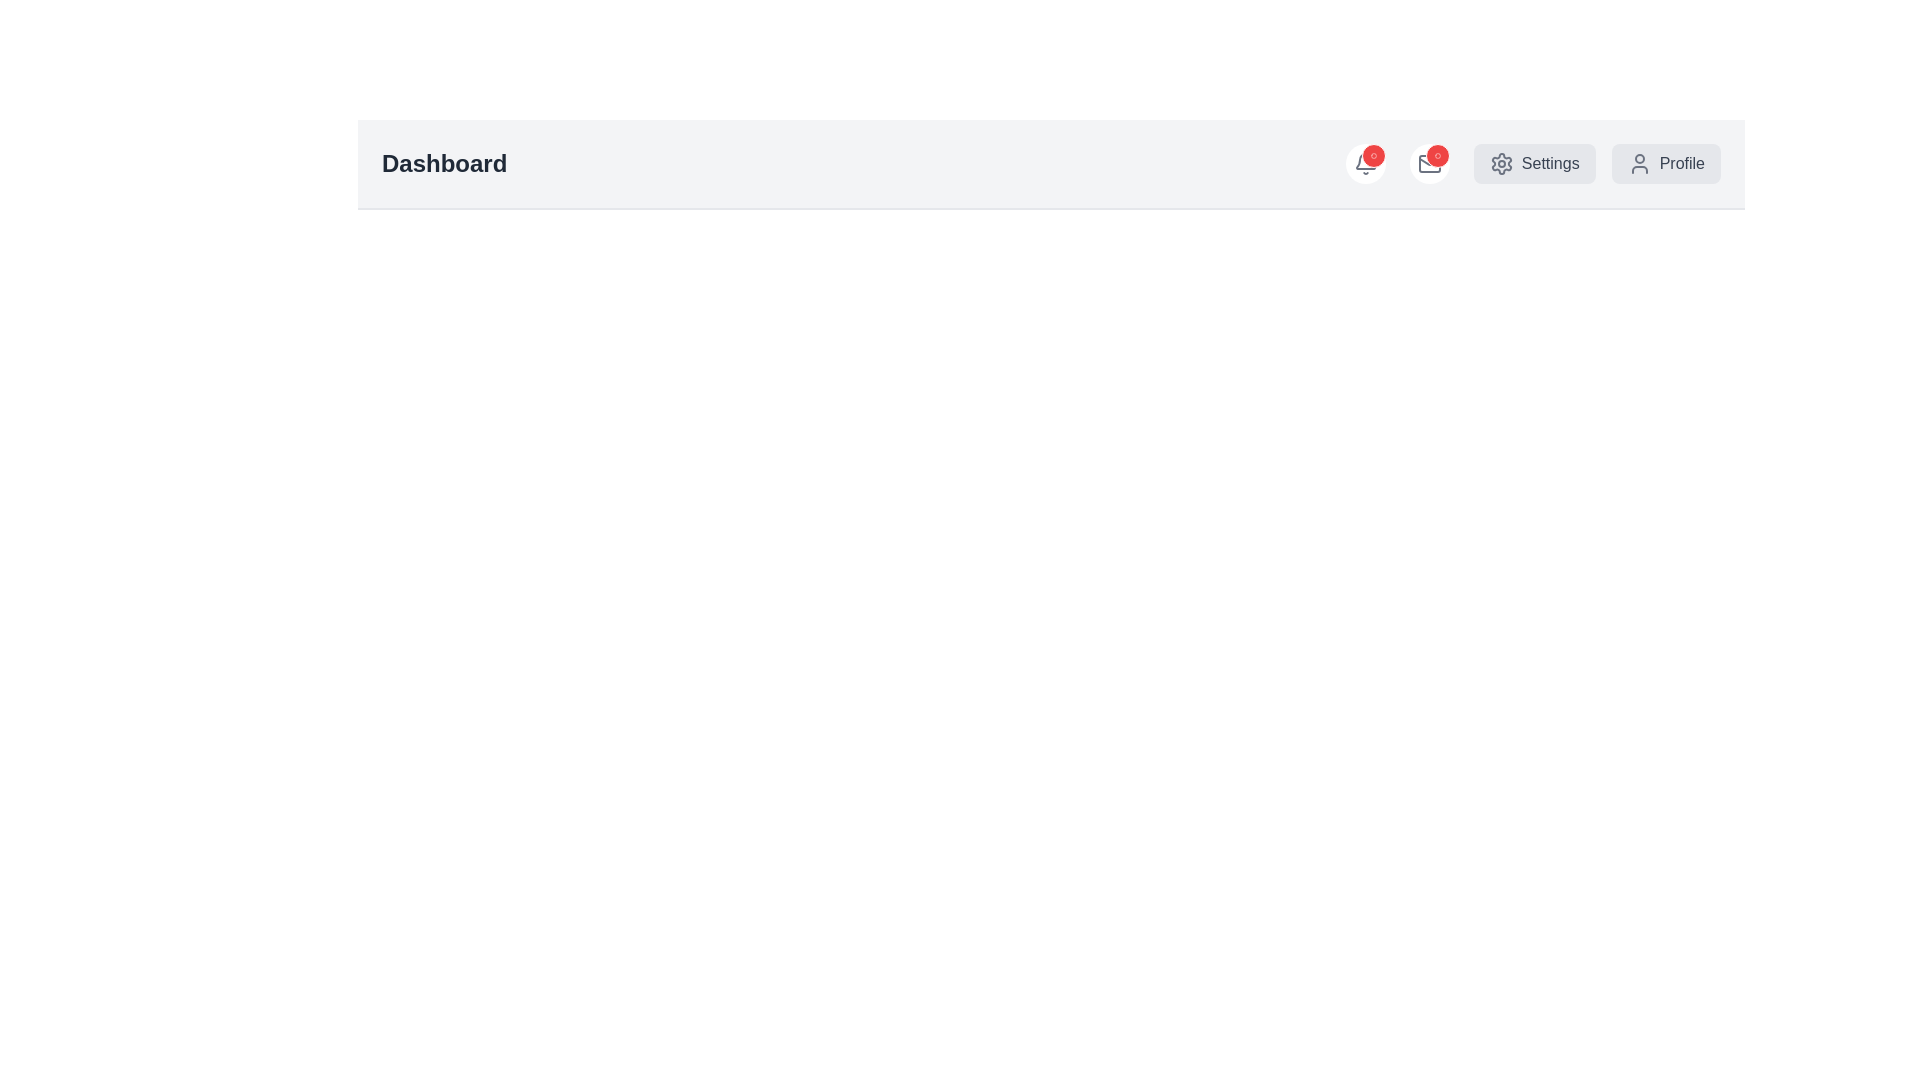 The height and width of the screenshot is (1080, 1920). Describe the element at coordinates (1428, 163) in the screenshot. I see `the envelope icon, which is a rounded rectangular shape in the top-right area of the header bar, next to the settings gear icon and user profile icon` at that location.